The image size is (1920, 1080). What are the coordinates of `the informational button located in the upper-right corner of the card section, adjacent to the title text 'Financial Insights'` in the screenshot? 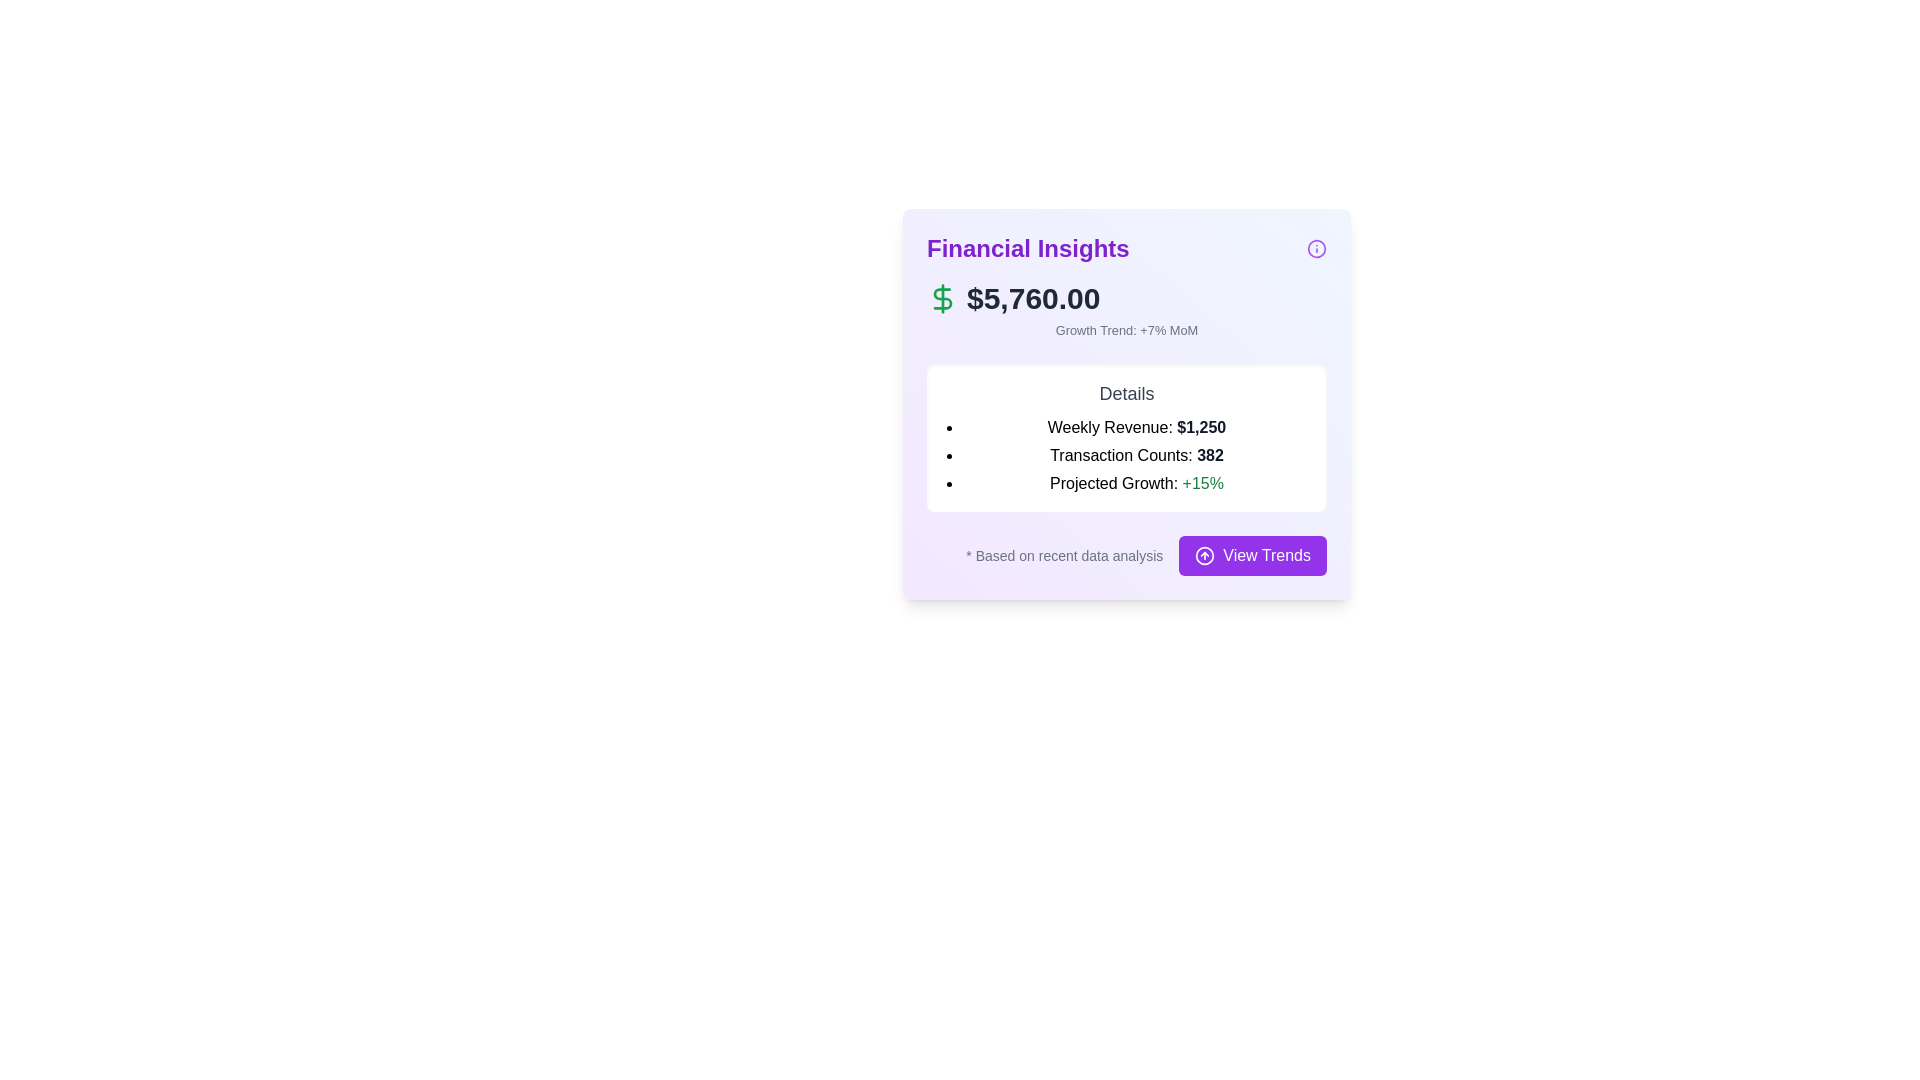 It's located at (1316, 248).